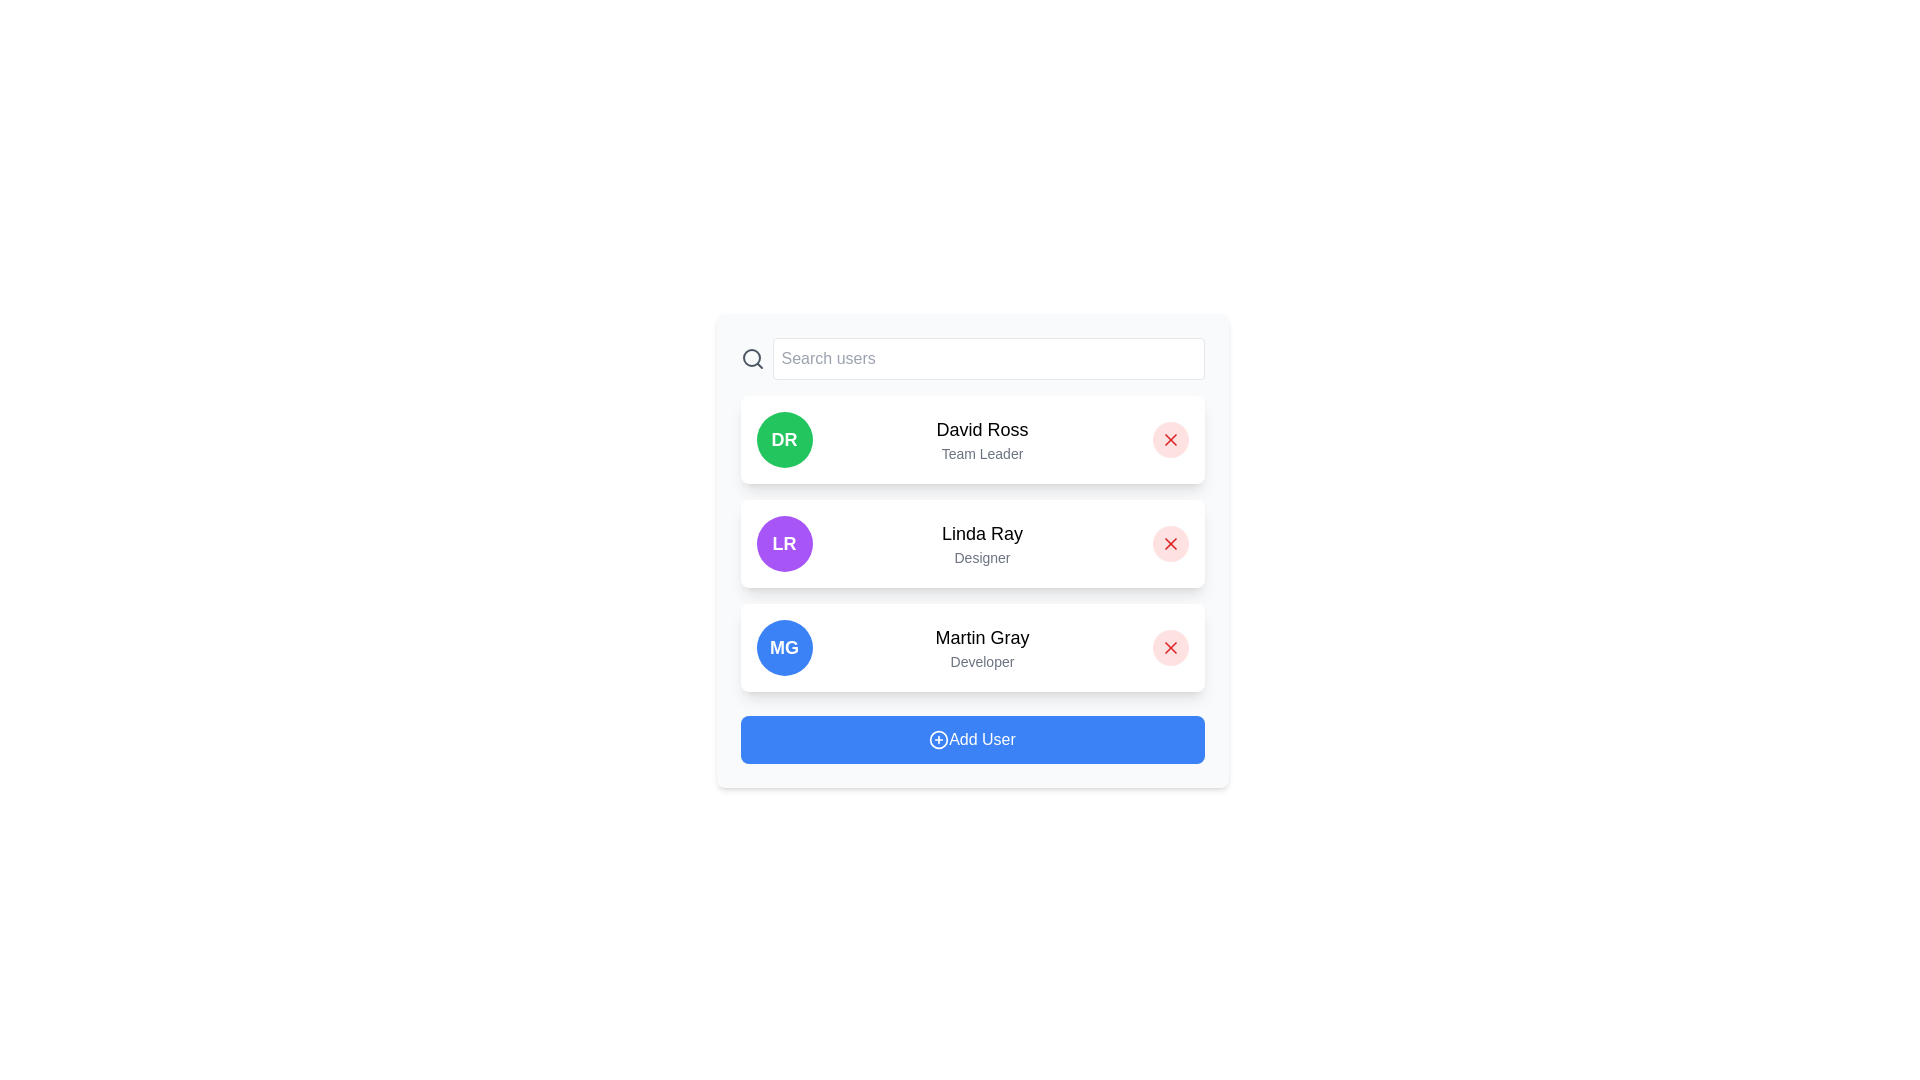 Image resolution: width=1920 pixels, height=1080 pixels. What do you see at coordinates (982, 543) in the screenshot?
I see `the user's name and role text located in the second row of user entries, adjacent to the circular icon with initials 'LR' and the red delete button` at bounding box center [982, 543].